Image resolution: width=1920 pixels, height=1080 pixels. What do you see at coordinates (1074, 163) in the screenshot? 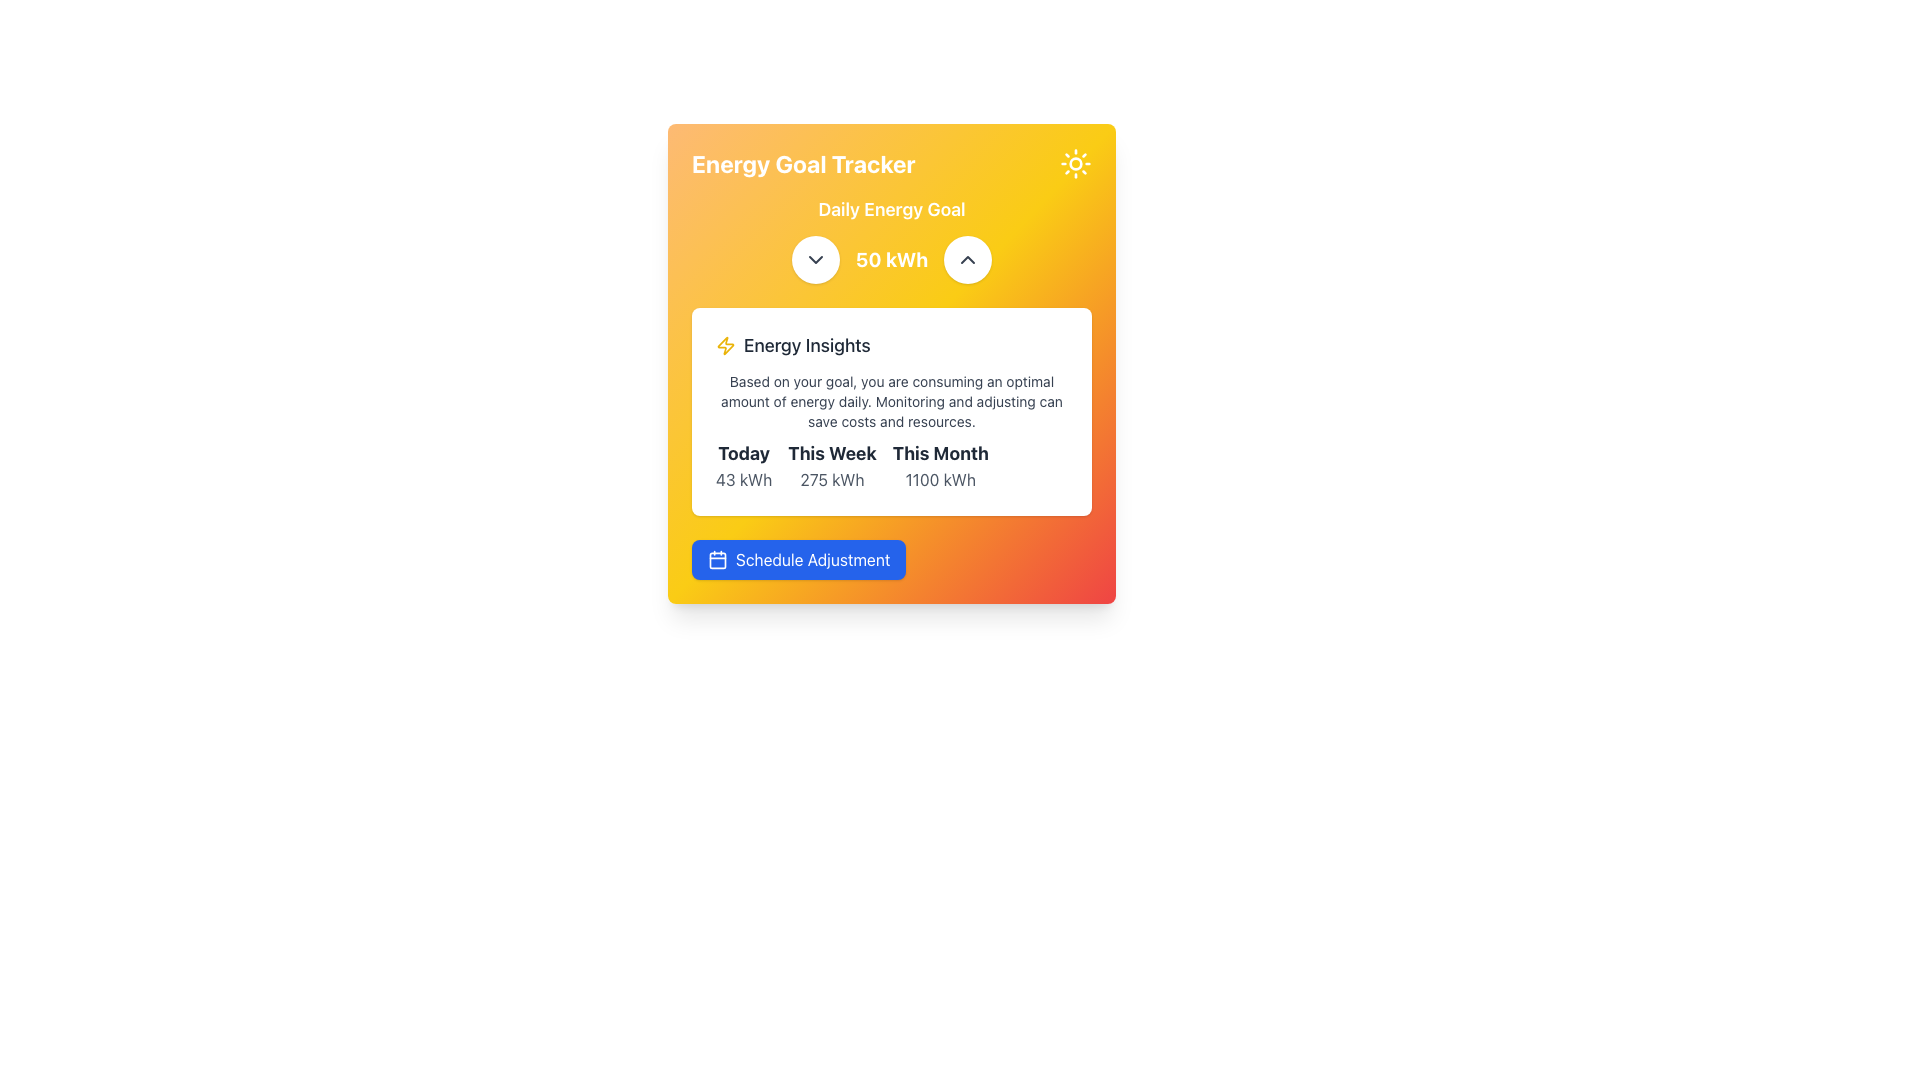
I see `the sun-shaped Decorative Icon located at the top-right corner of the 'Energy Goal Tracker' section, which features a circular disk surrounded by radial lines on an orange gradient background` at bounding box center [1074, 163].